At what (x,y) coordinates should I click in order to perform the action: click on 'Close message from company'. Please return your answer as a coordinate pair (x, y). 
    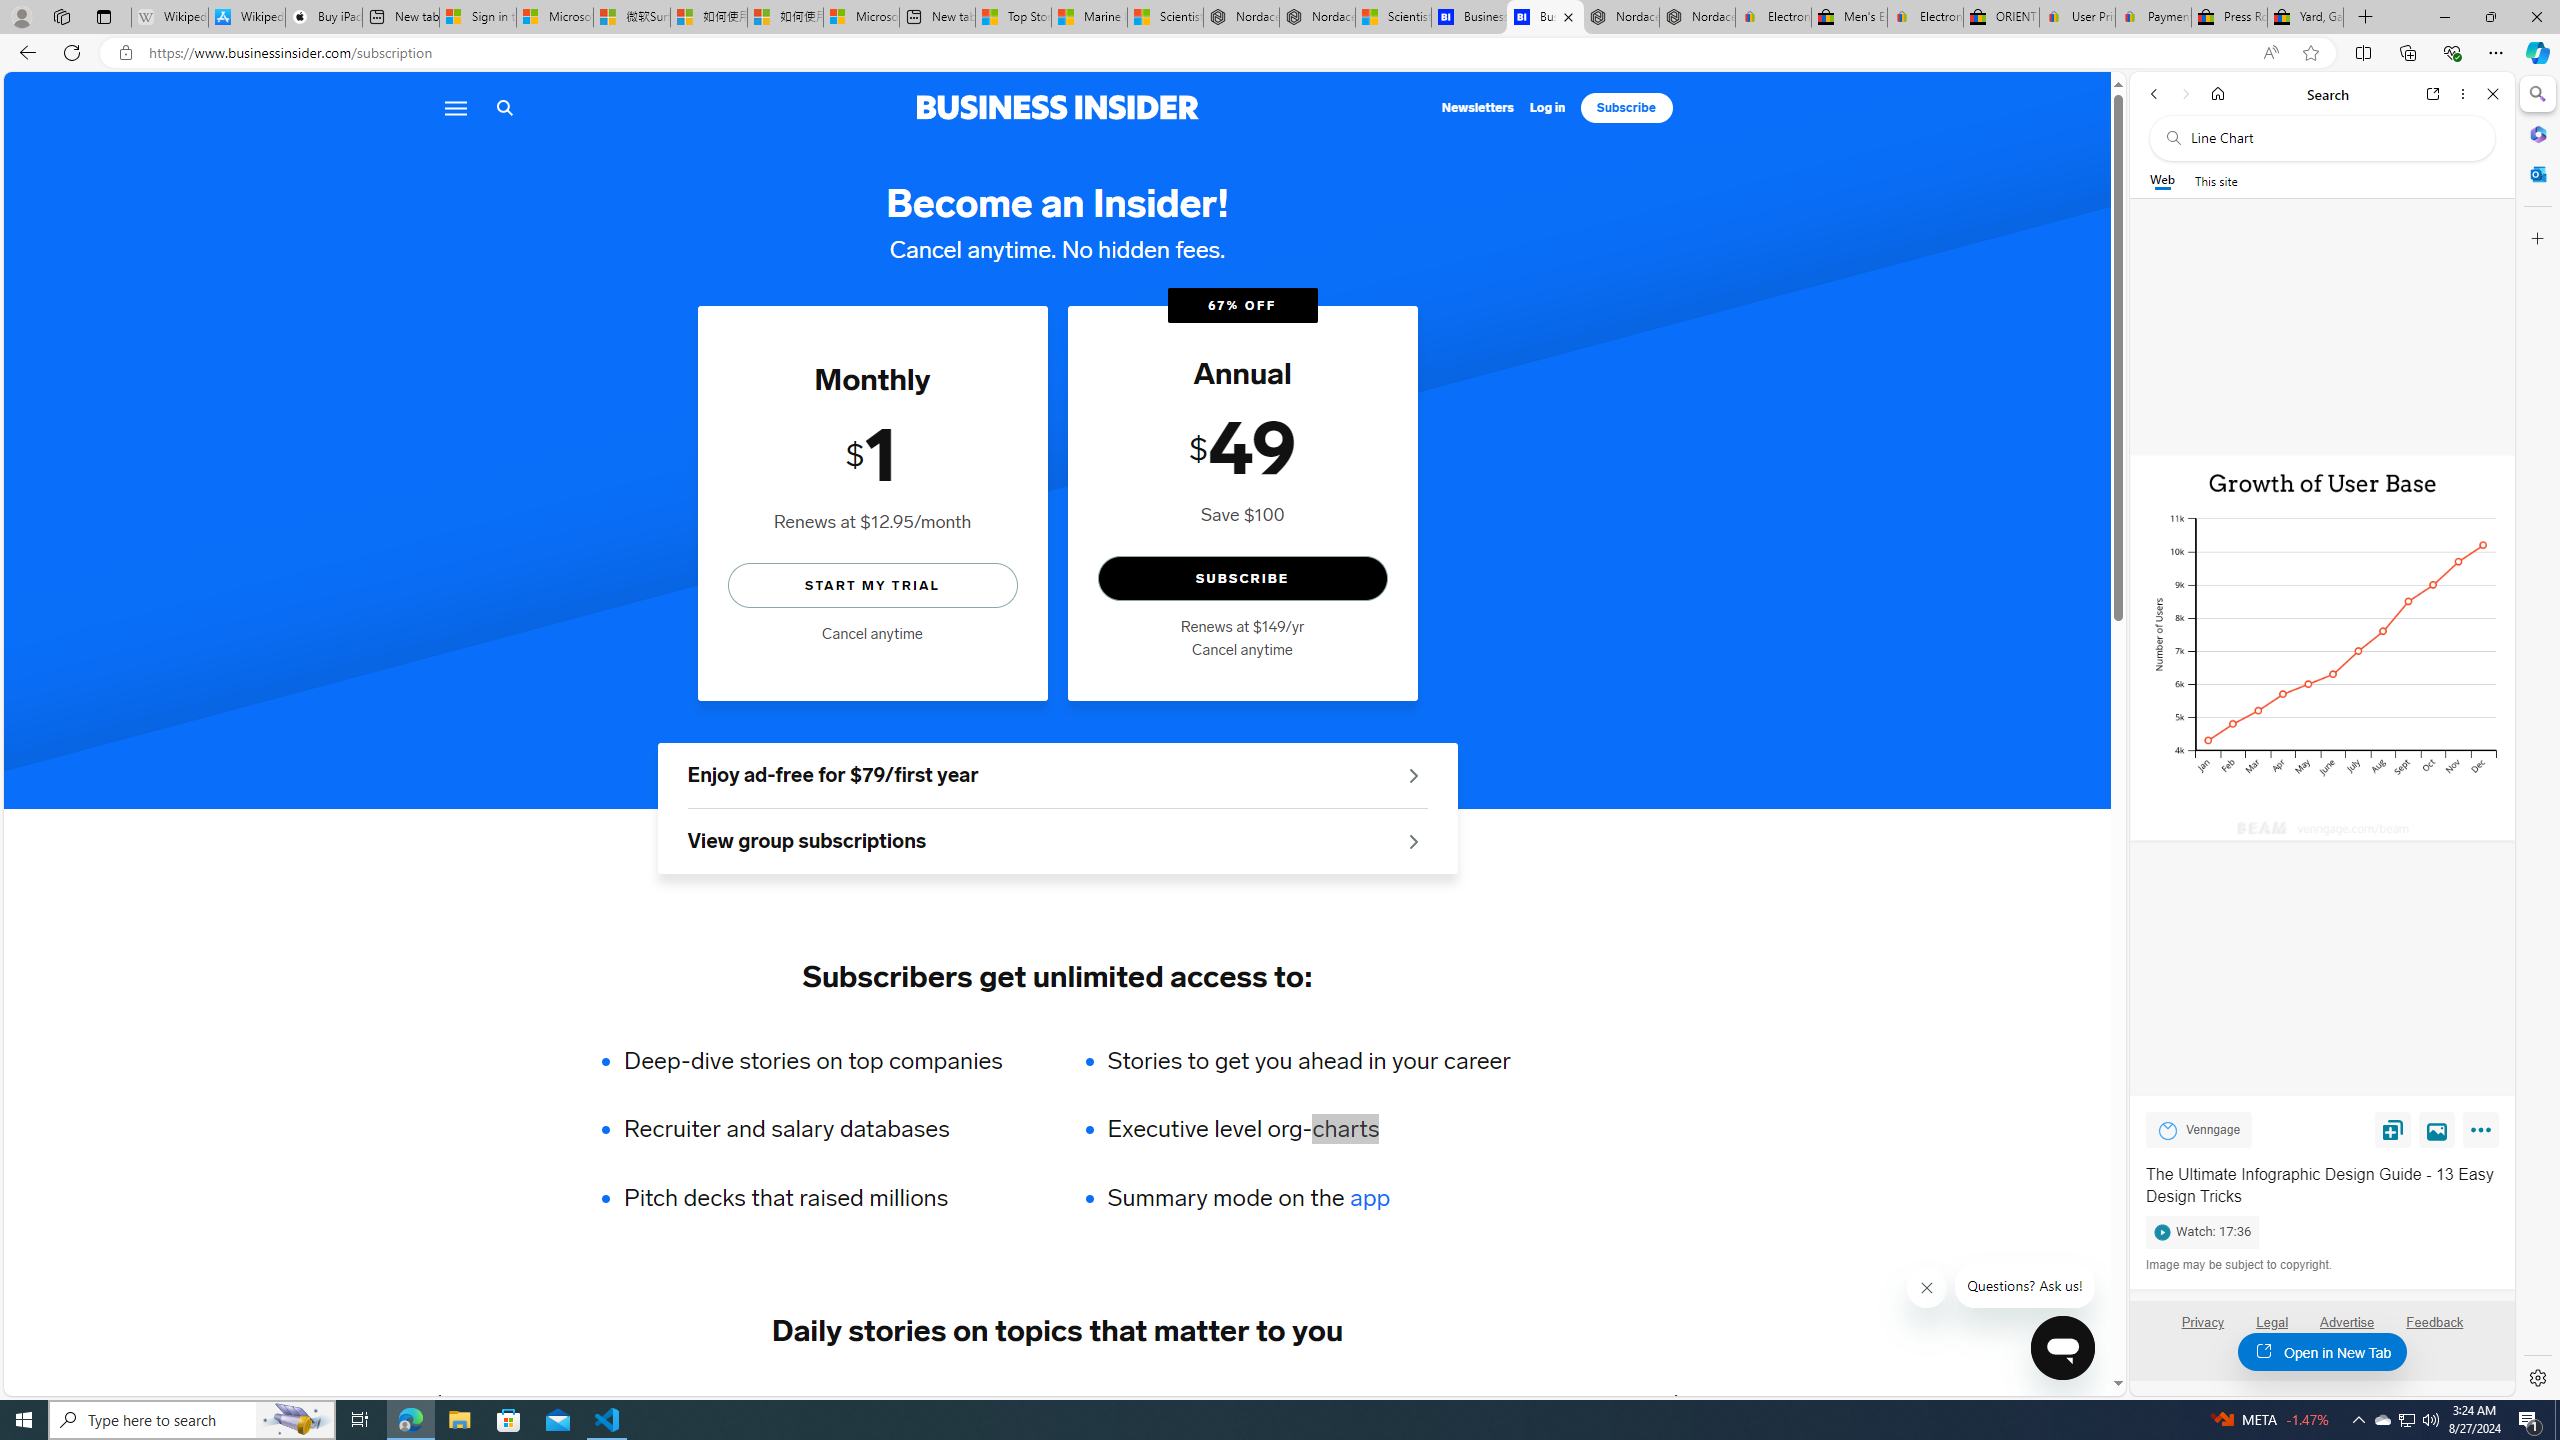
    Looking at the image, I should click on (1927, 1287).